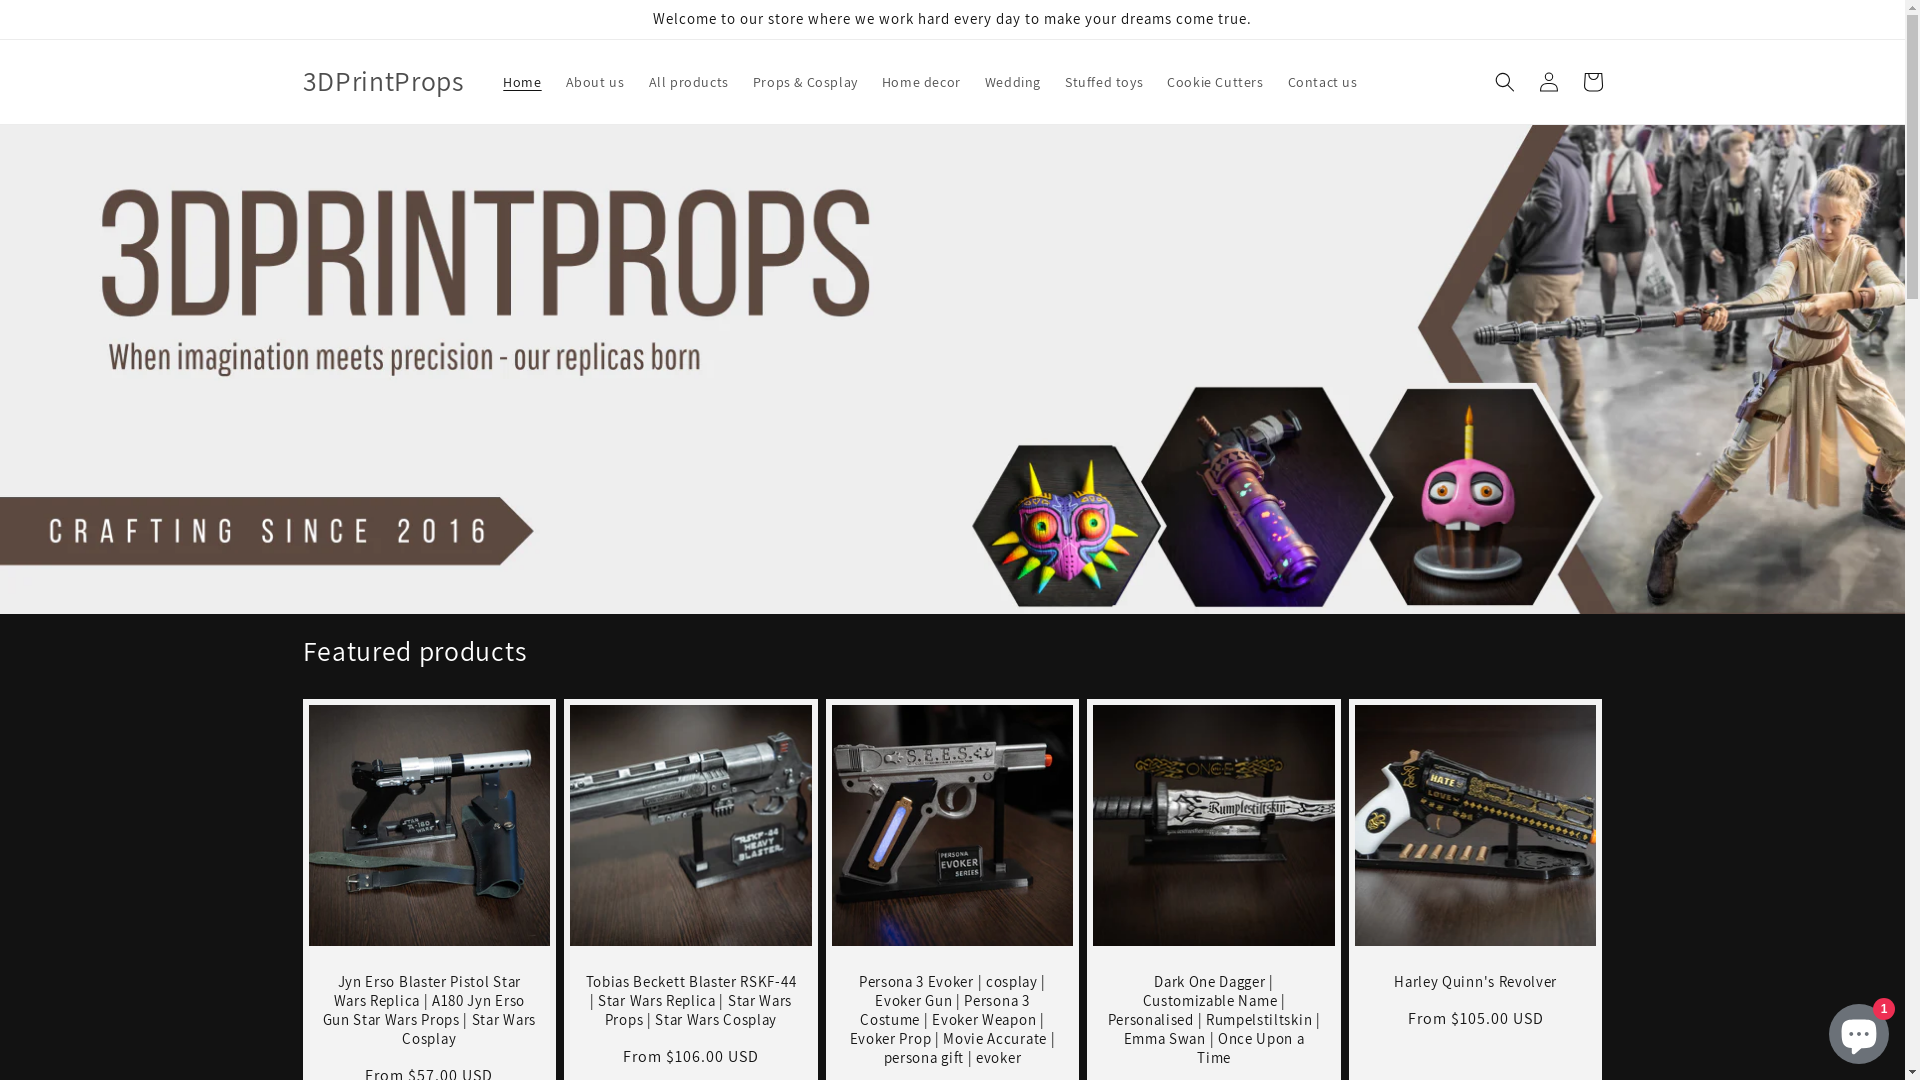  I want to click on 'Cookie Cutters', so click(1213, 80).